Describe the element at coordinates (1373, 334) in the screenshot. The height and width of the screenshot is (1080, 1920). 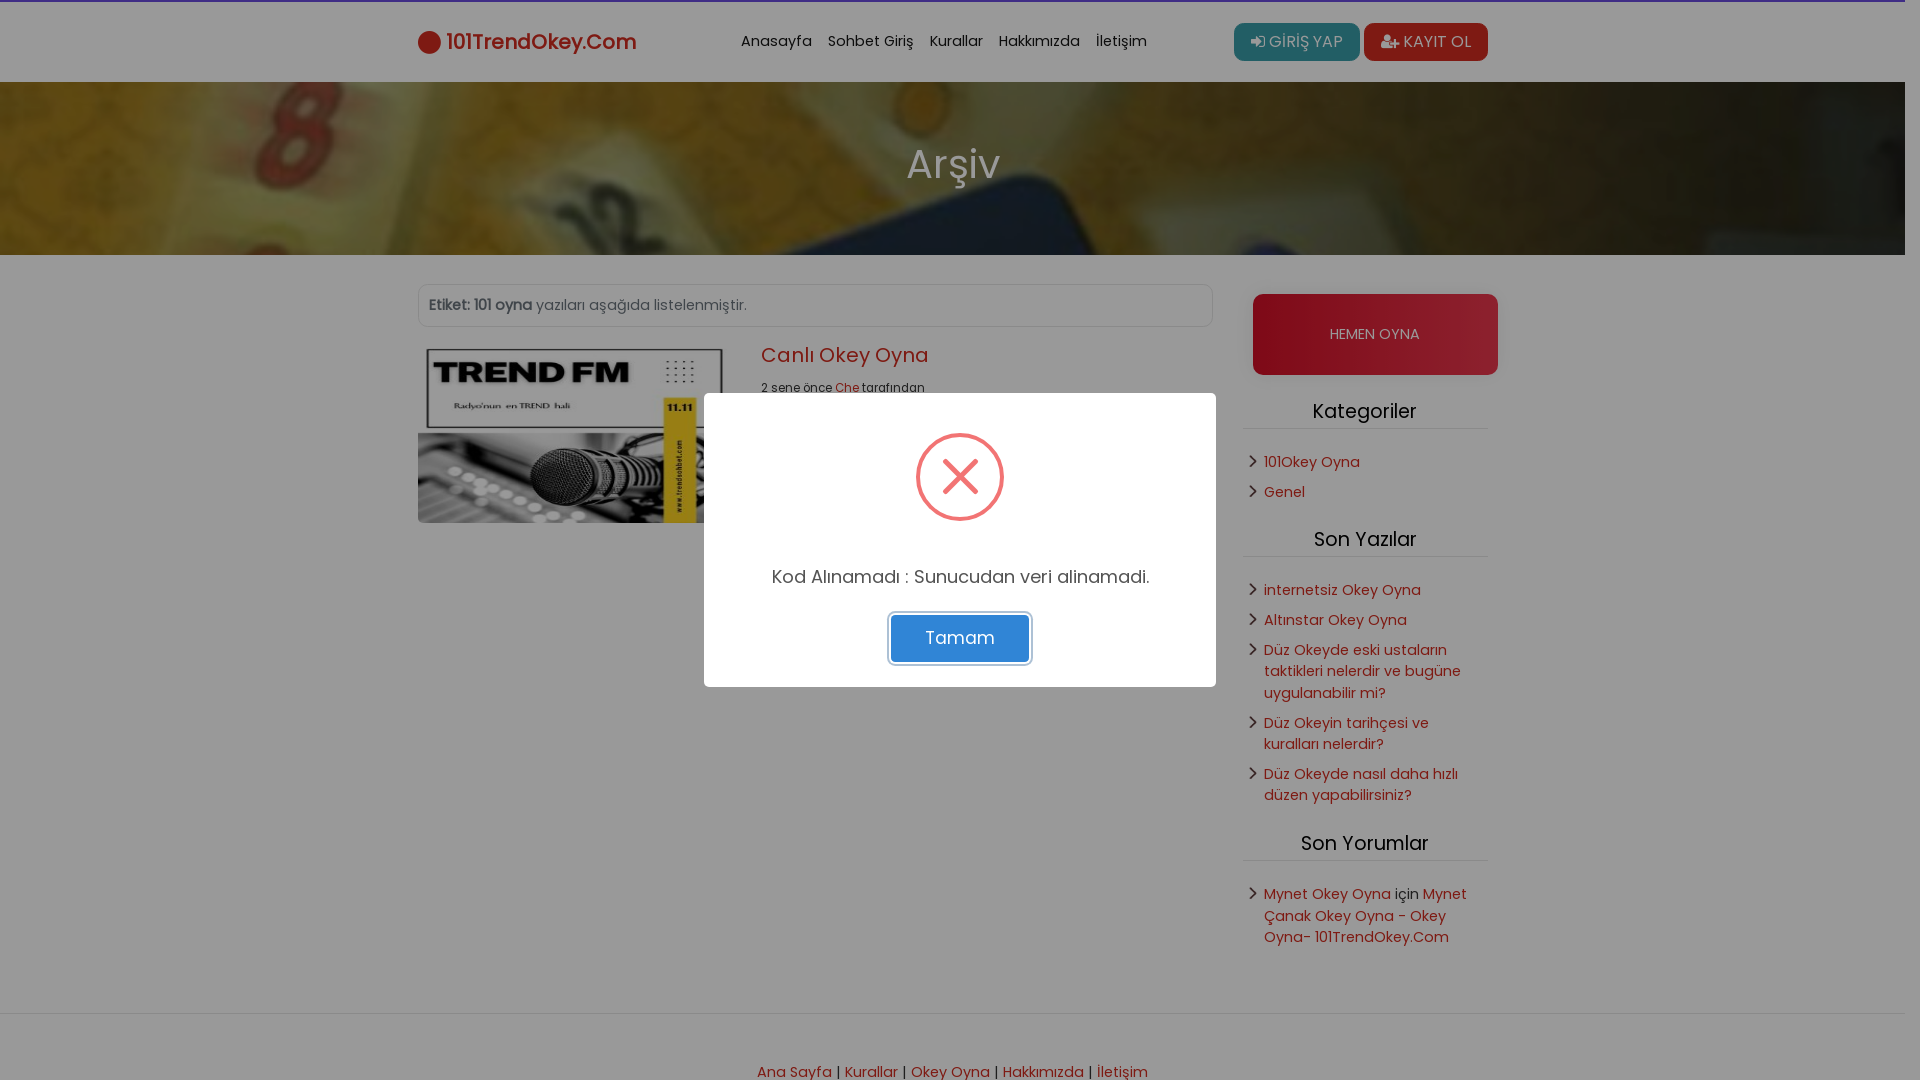
I see `'HEMEN OYNA'` at that location.